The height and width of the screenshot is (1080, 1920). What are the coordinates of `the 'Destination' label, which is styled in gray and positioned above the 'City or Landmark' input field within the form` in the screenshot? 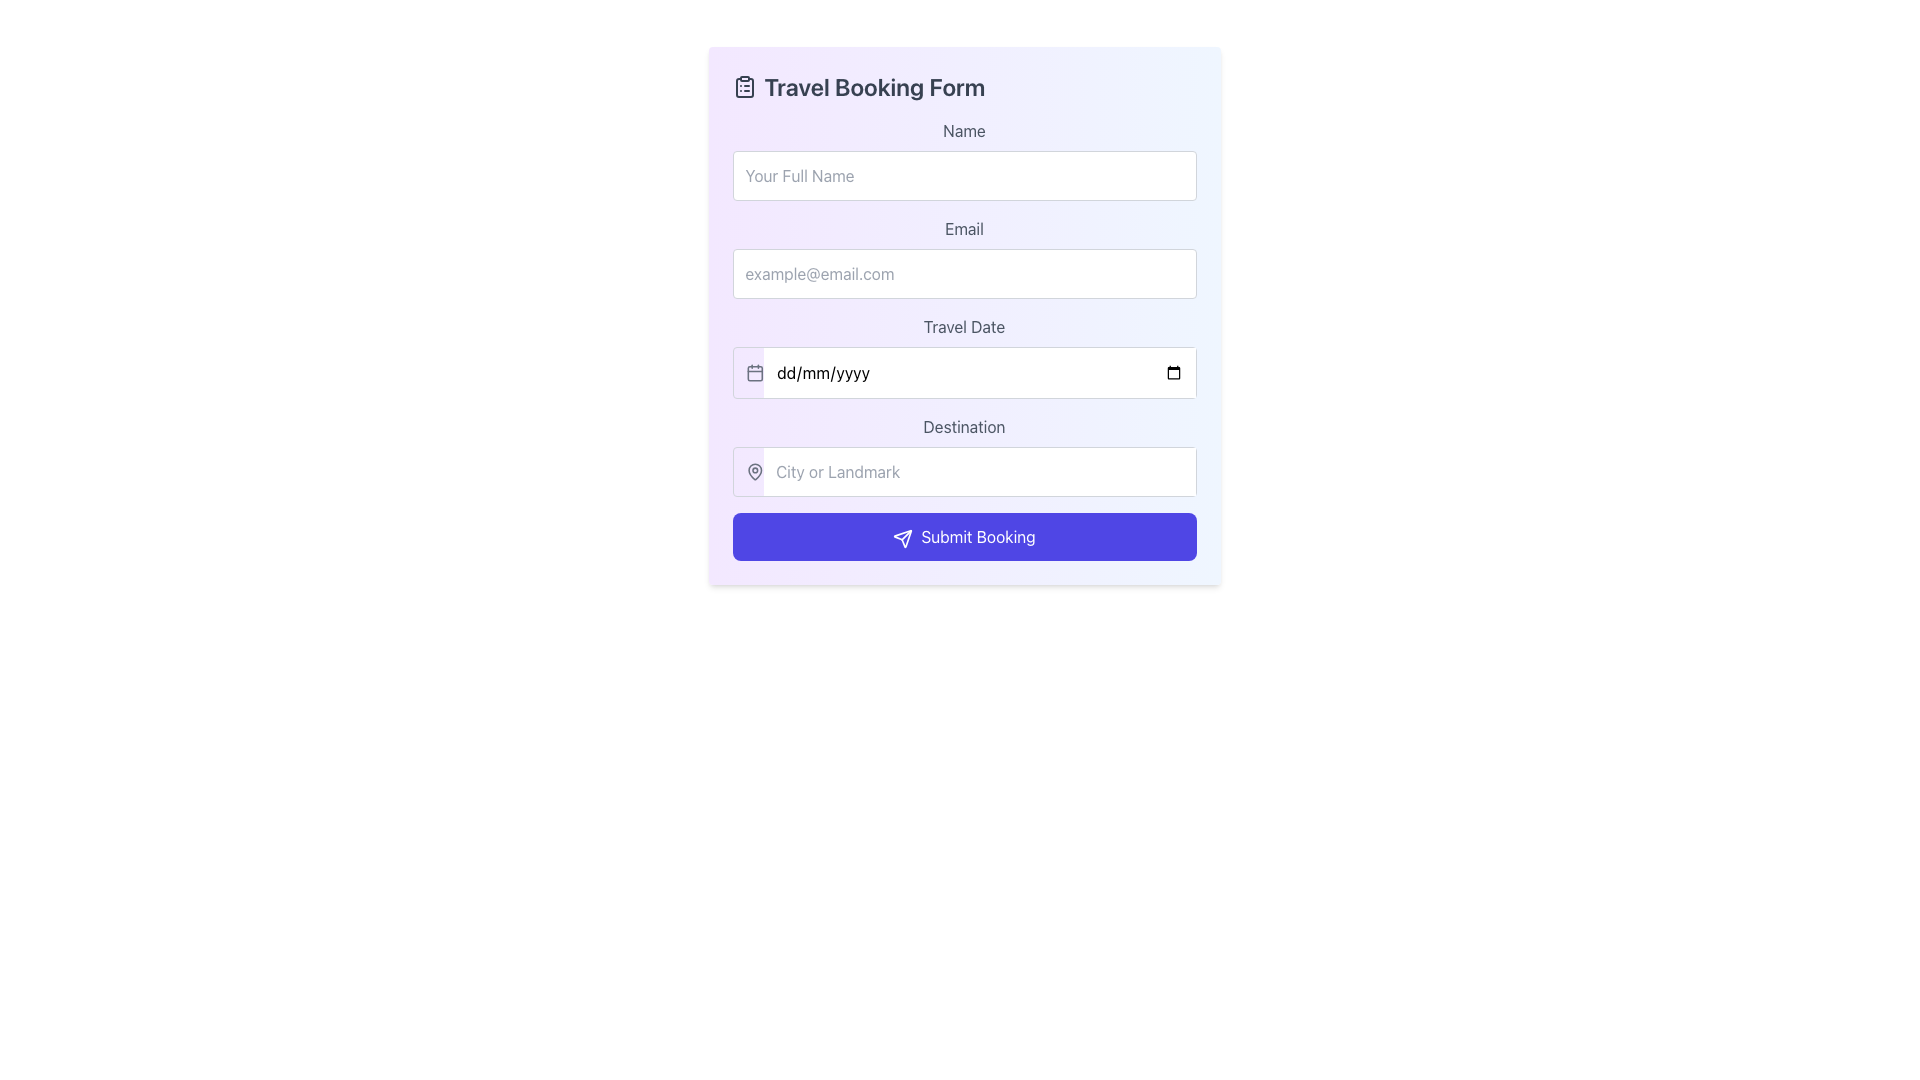 It's located at (964, 426).